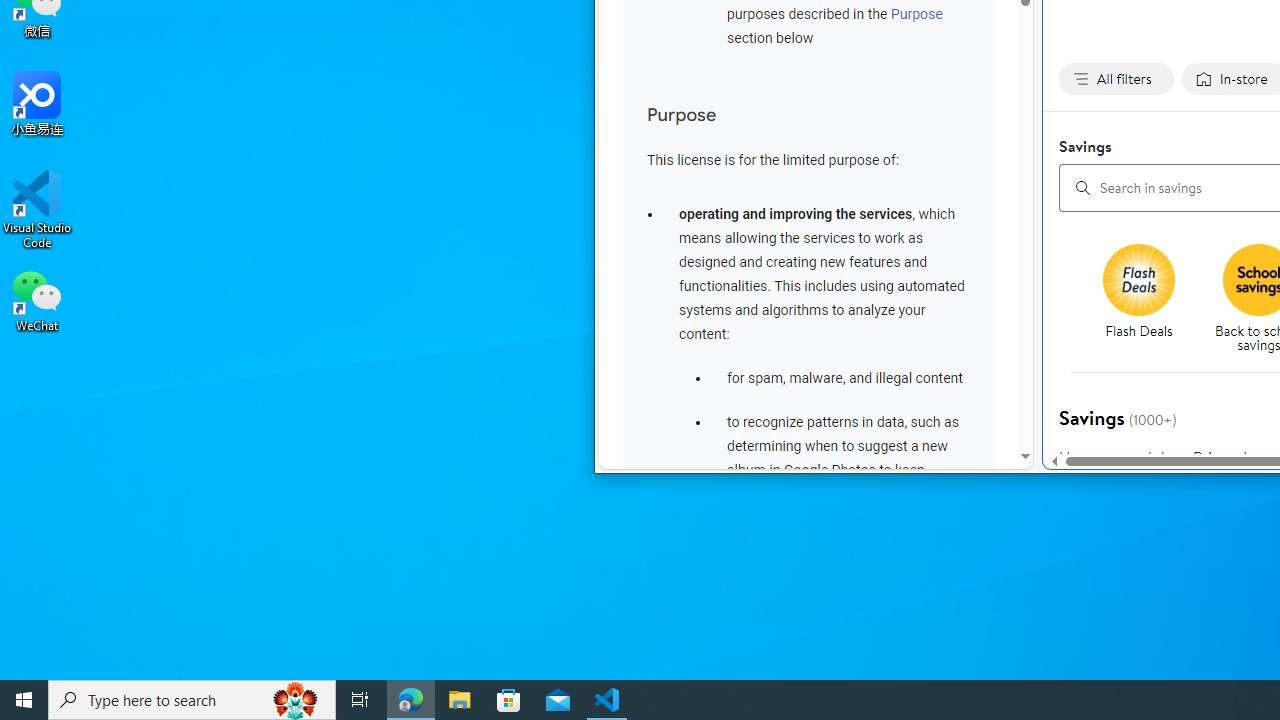  I want to click on 'Task View', so click(359, 698).